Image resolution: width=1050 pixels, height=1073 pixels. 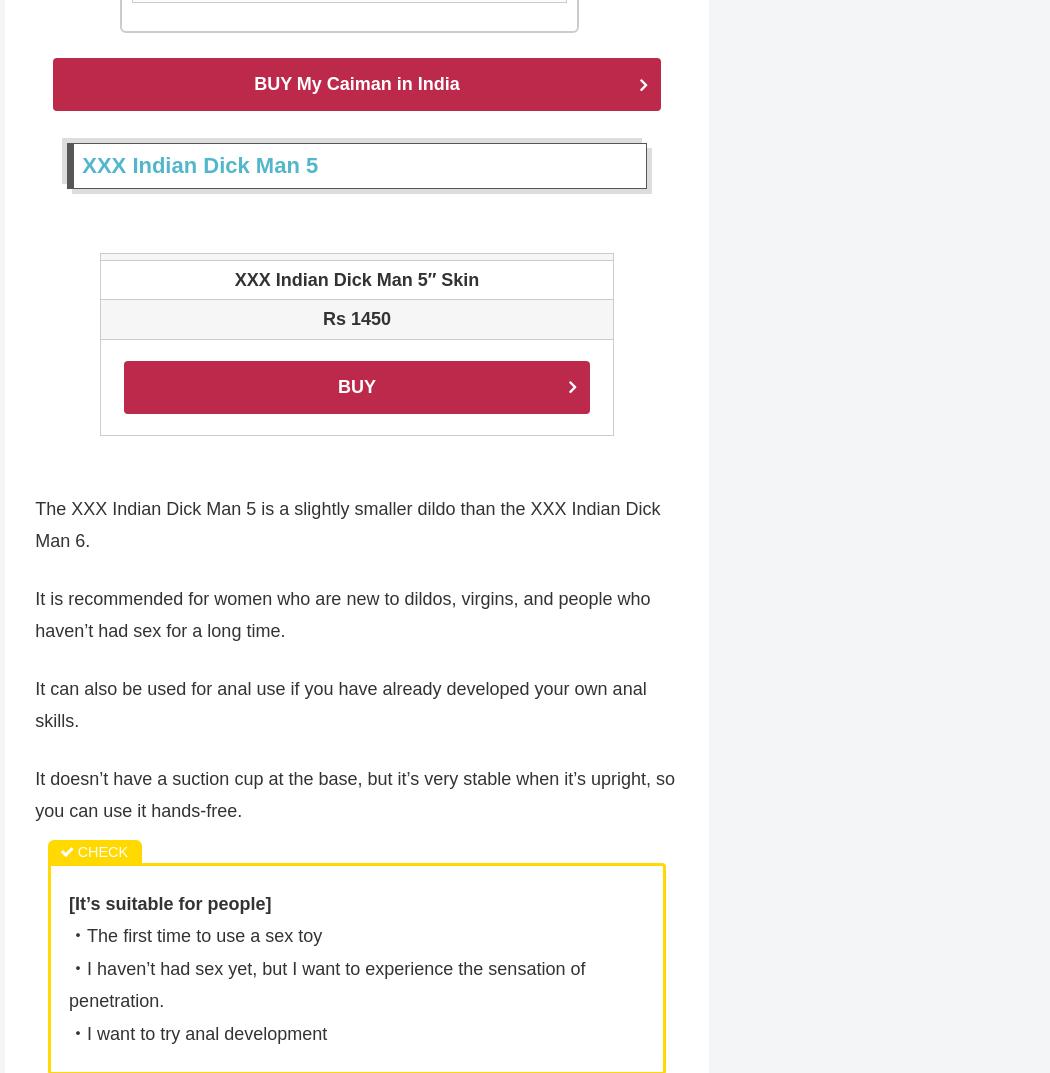 I want to click on '・I want to try anal development', so click(x=197, y=1035).